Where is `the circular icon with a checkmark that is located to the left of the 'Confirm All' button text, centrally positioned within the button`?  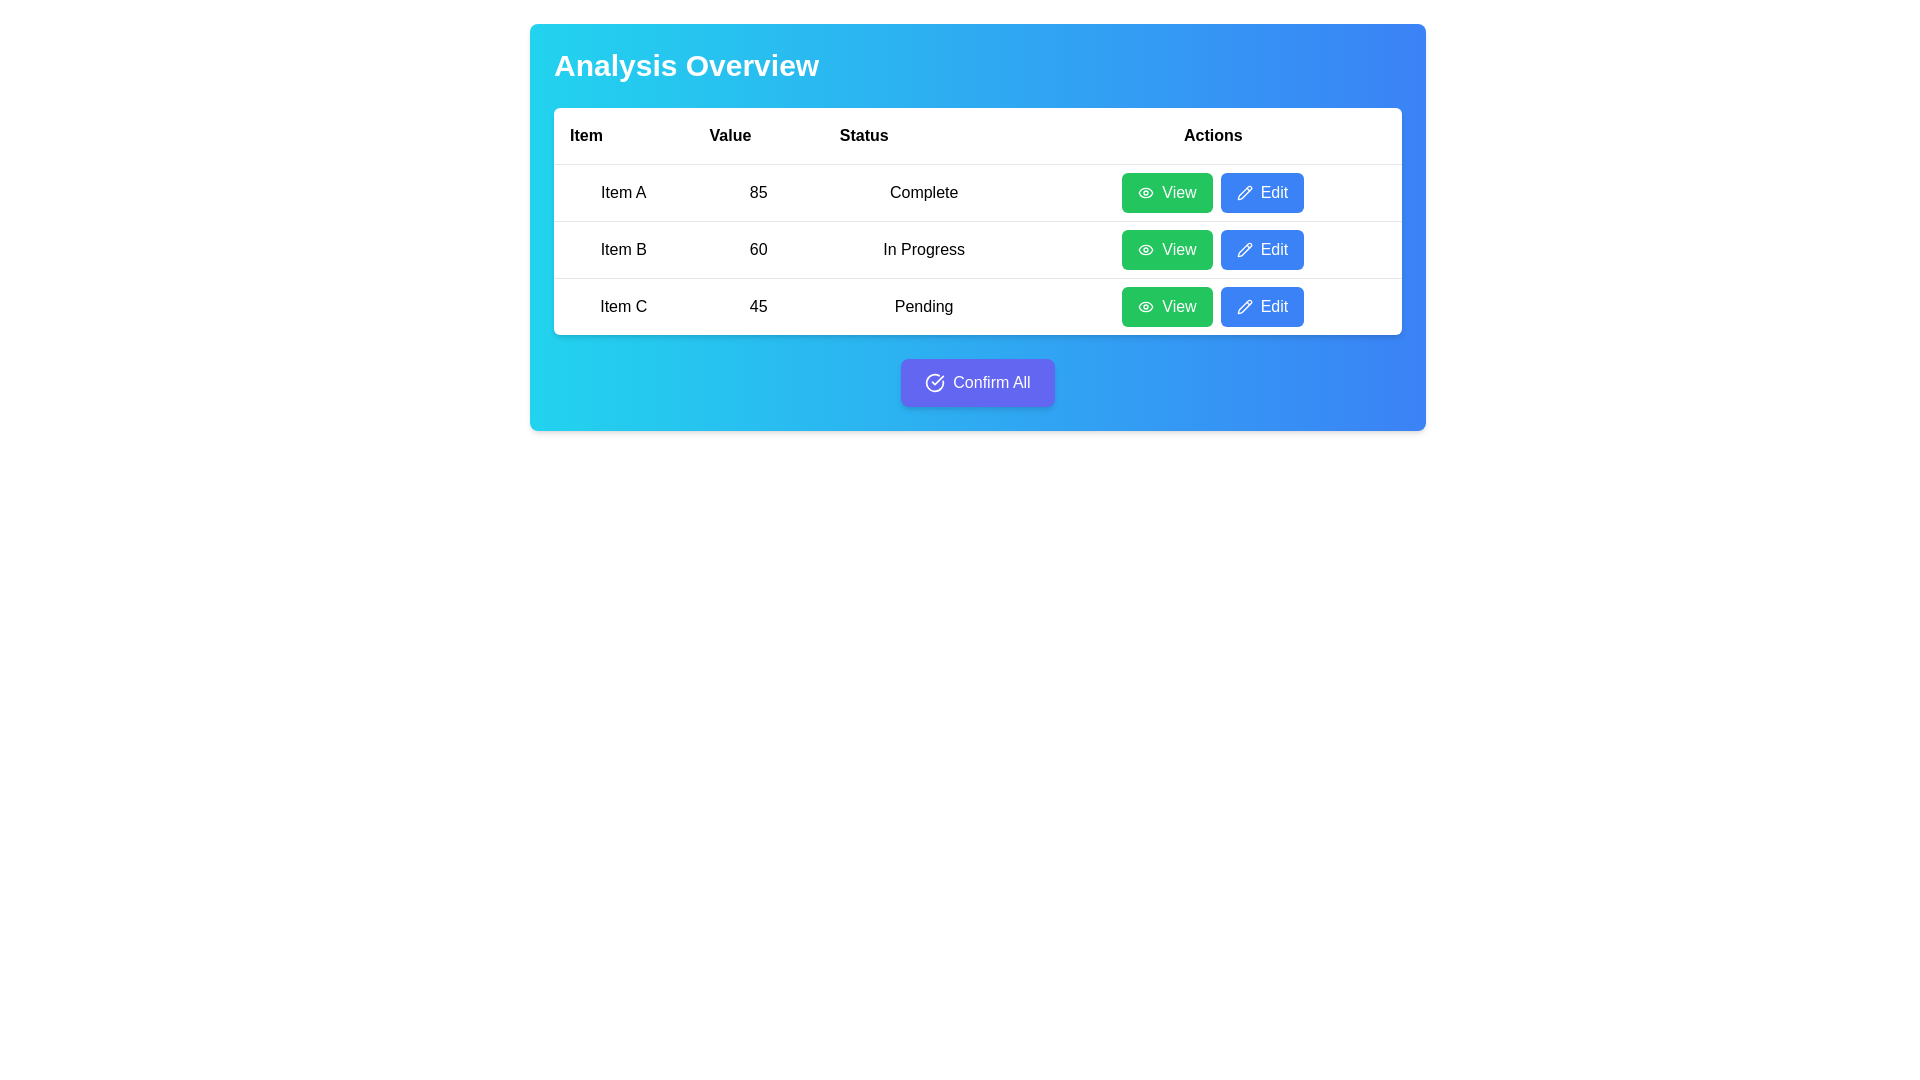 the circular icon with a checkmark that is located to the left of the 'Confirm All' button text, centrally positioned within the button is located at coordinates (934, 382).